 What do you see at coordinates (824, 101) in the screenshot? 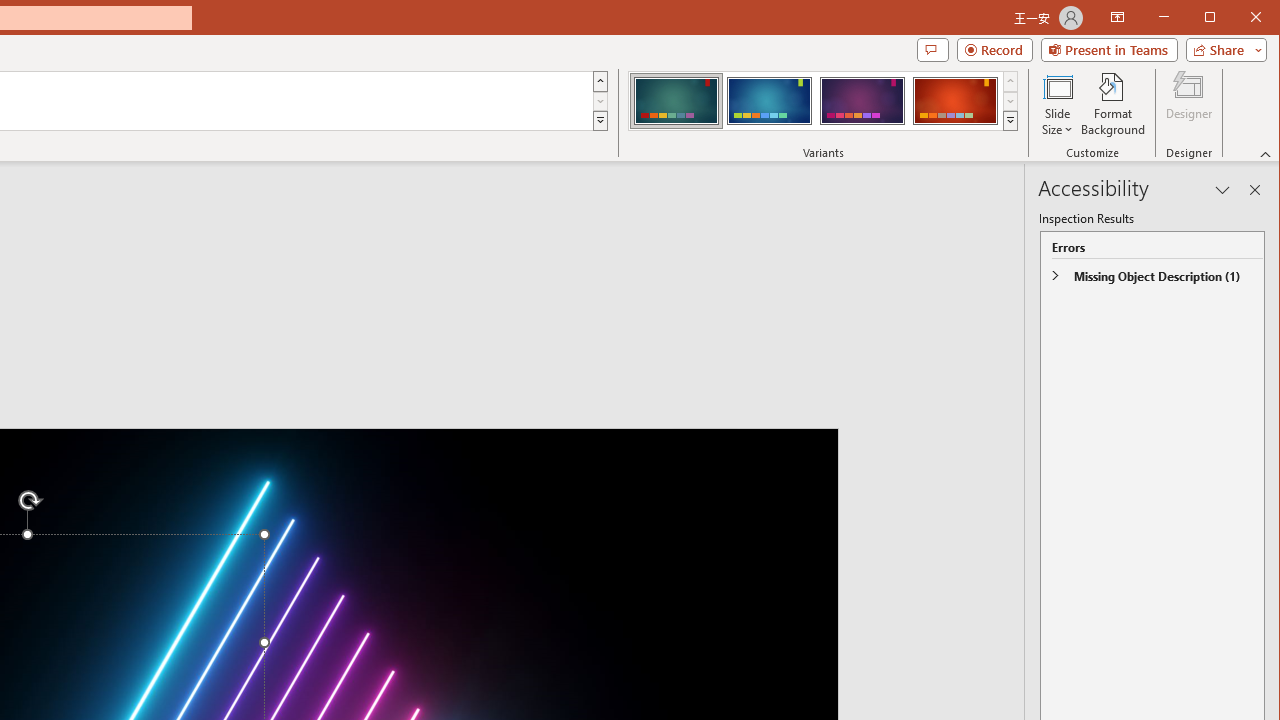
I see `'AutomationID: ThemeVariantsGallery'` at bounding box center [824, 101].